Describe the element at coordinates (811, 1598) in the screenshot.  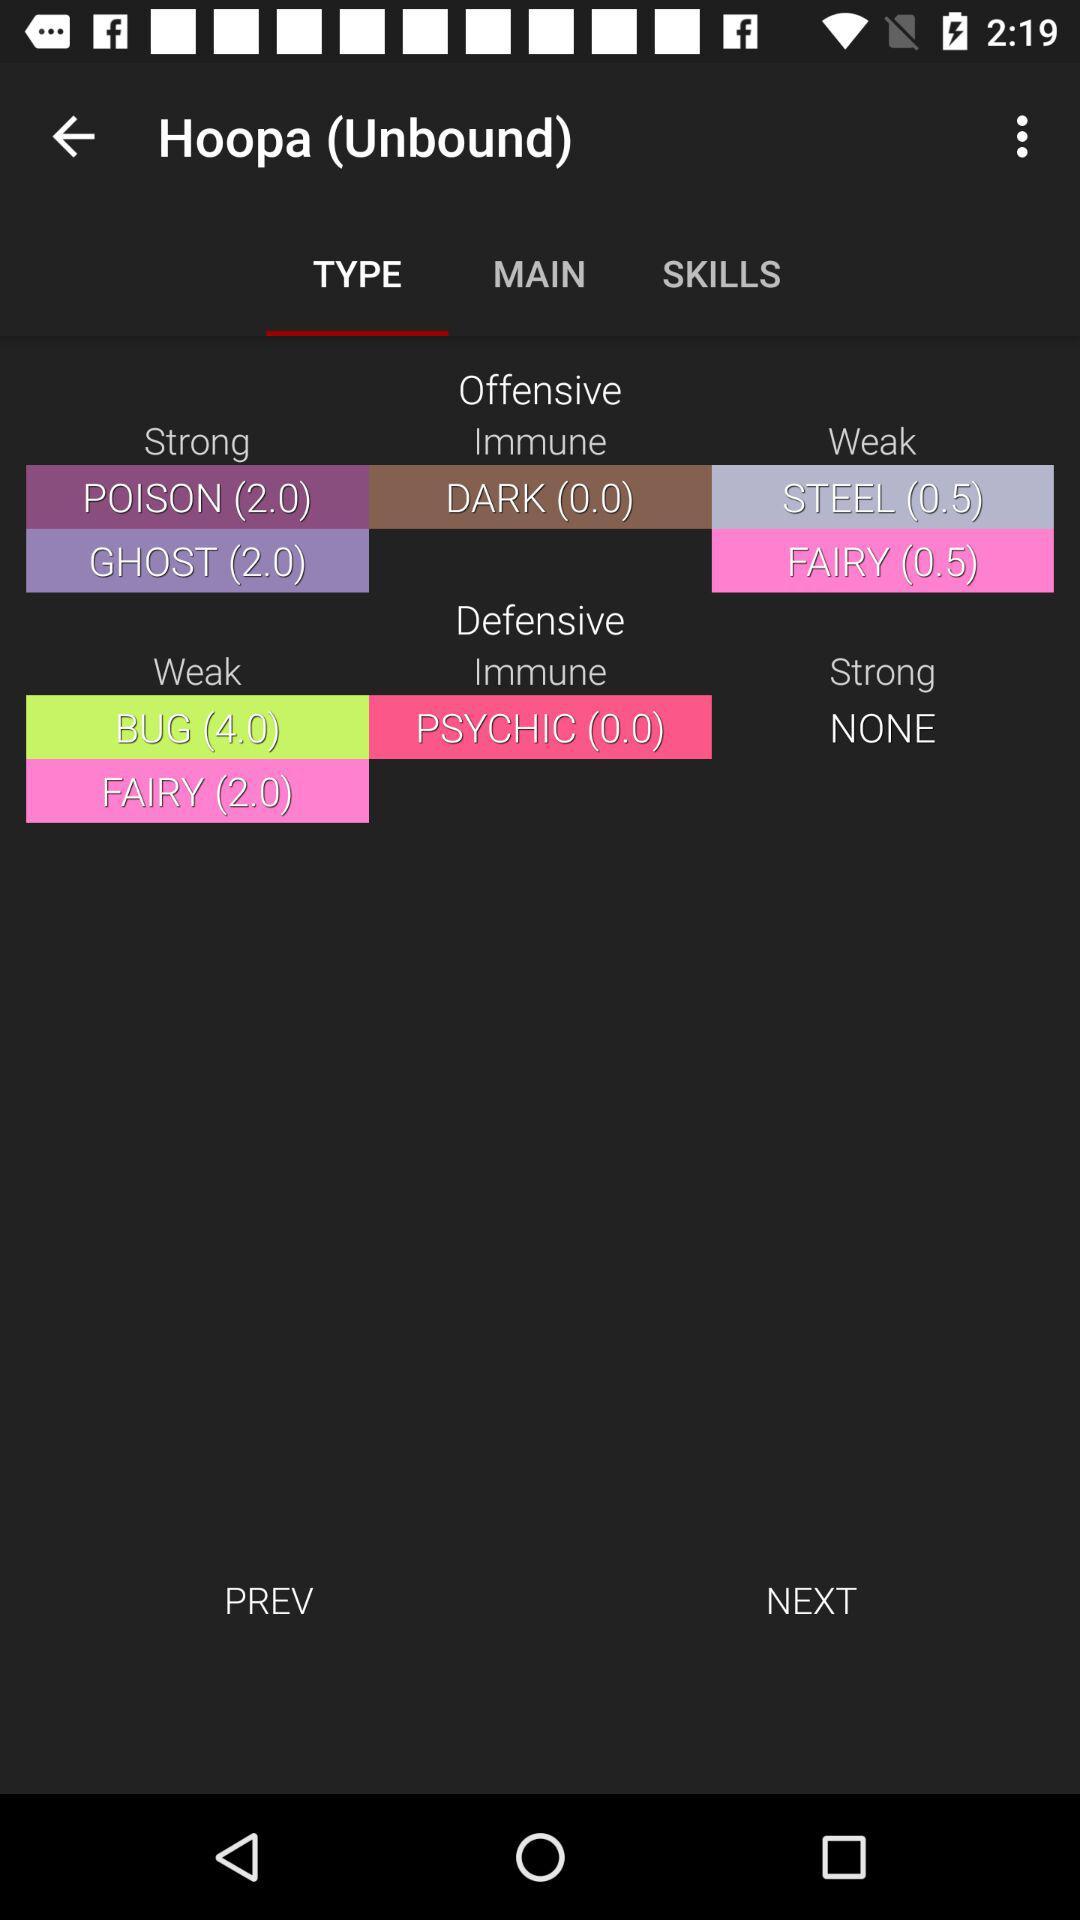
I see `the icon to the right of the prev icon` at that location.